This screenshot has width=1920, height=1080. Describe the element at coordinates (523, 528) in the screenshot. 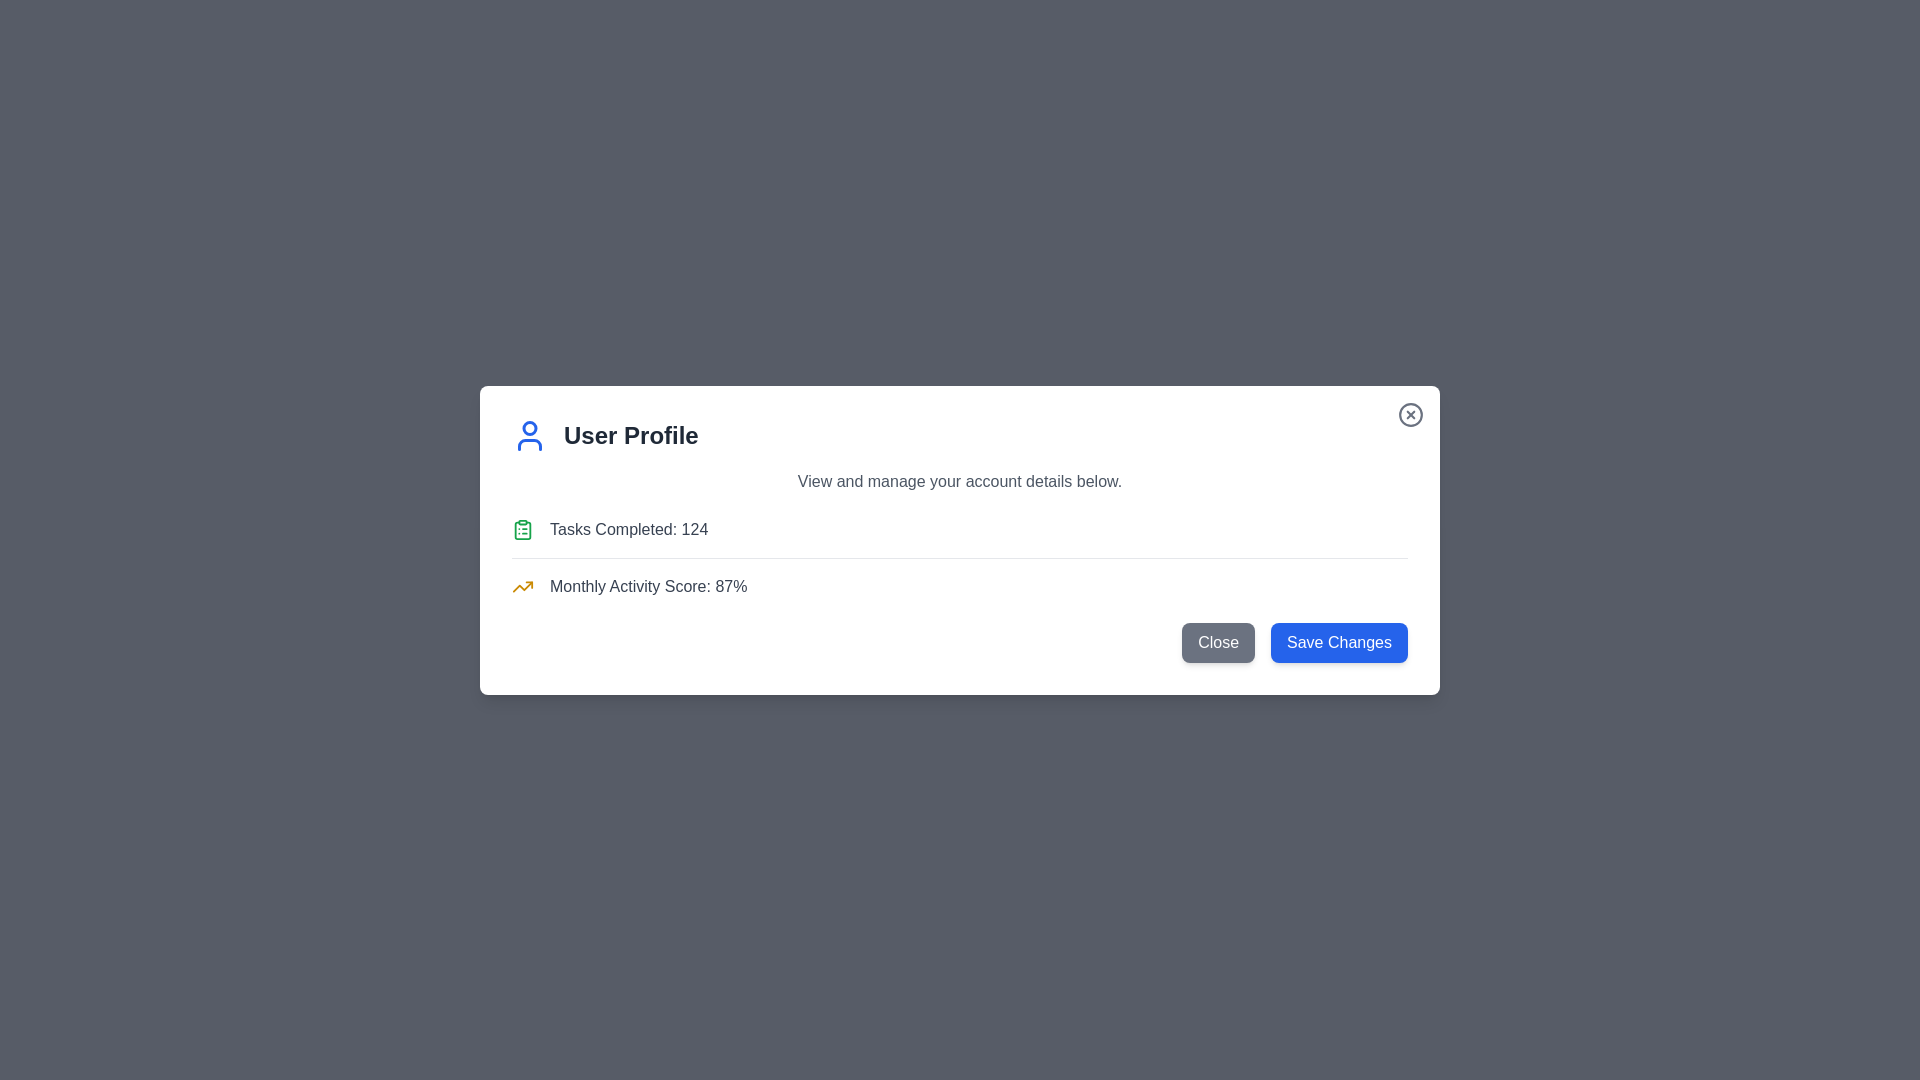

I see `the green clipboard icon with a checkmark located next to the text 'Tasks Completed: 124' in the user profile panel` at that location.